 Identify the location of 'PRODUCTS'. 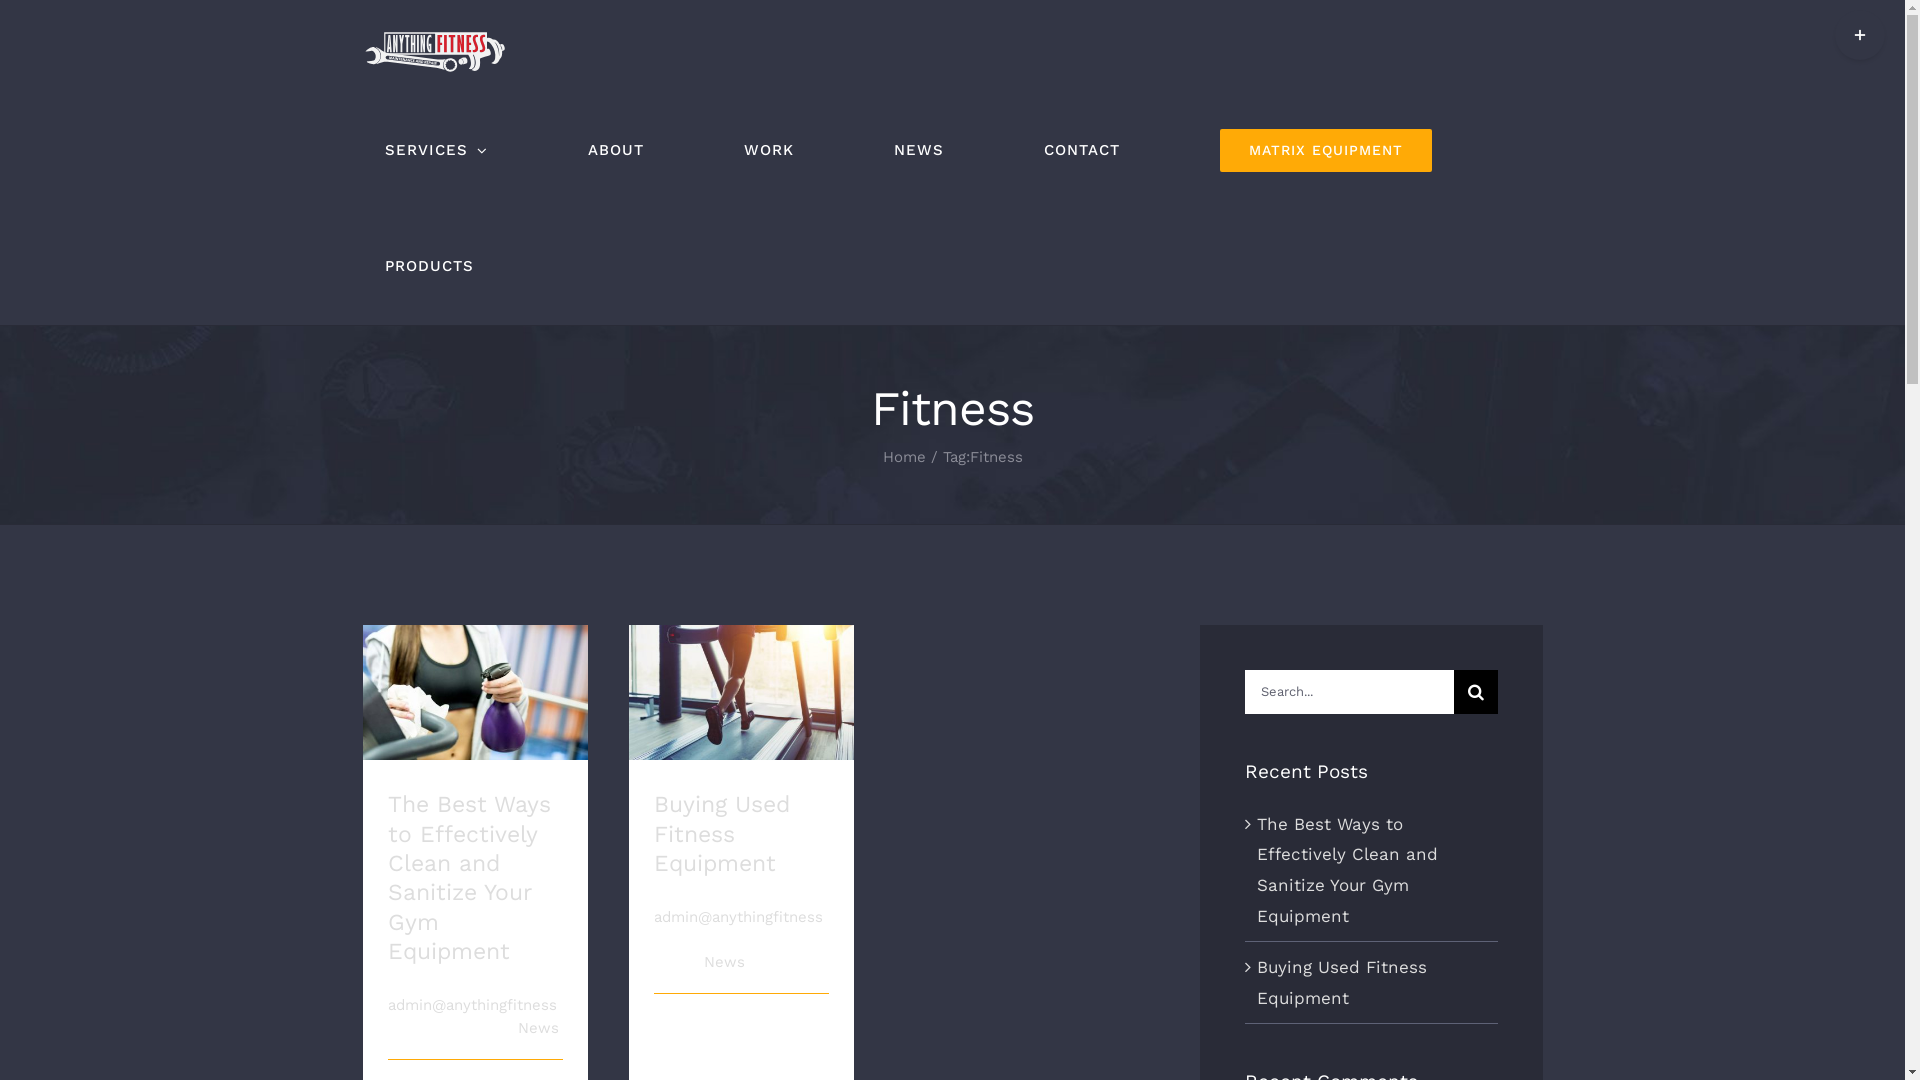
(427, 265).